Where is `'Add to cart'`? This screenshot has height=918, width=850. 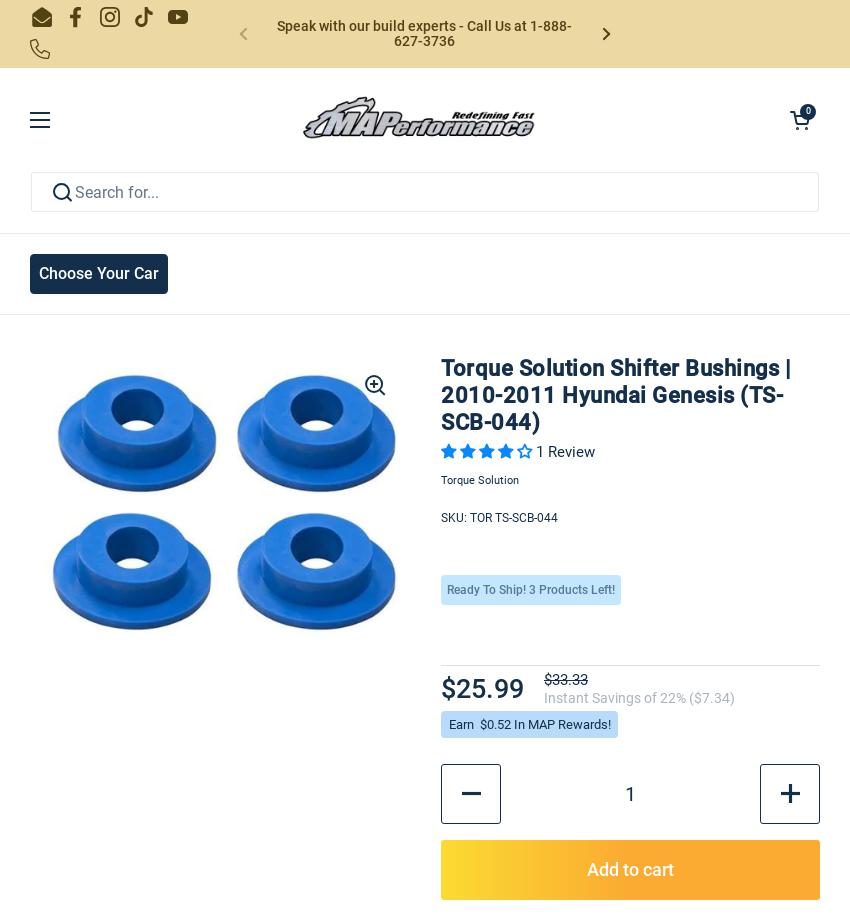
'Add to cart' is located at coordinates (629, 867).